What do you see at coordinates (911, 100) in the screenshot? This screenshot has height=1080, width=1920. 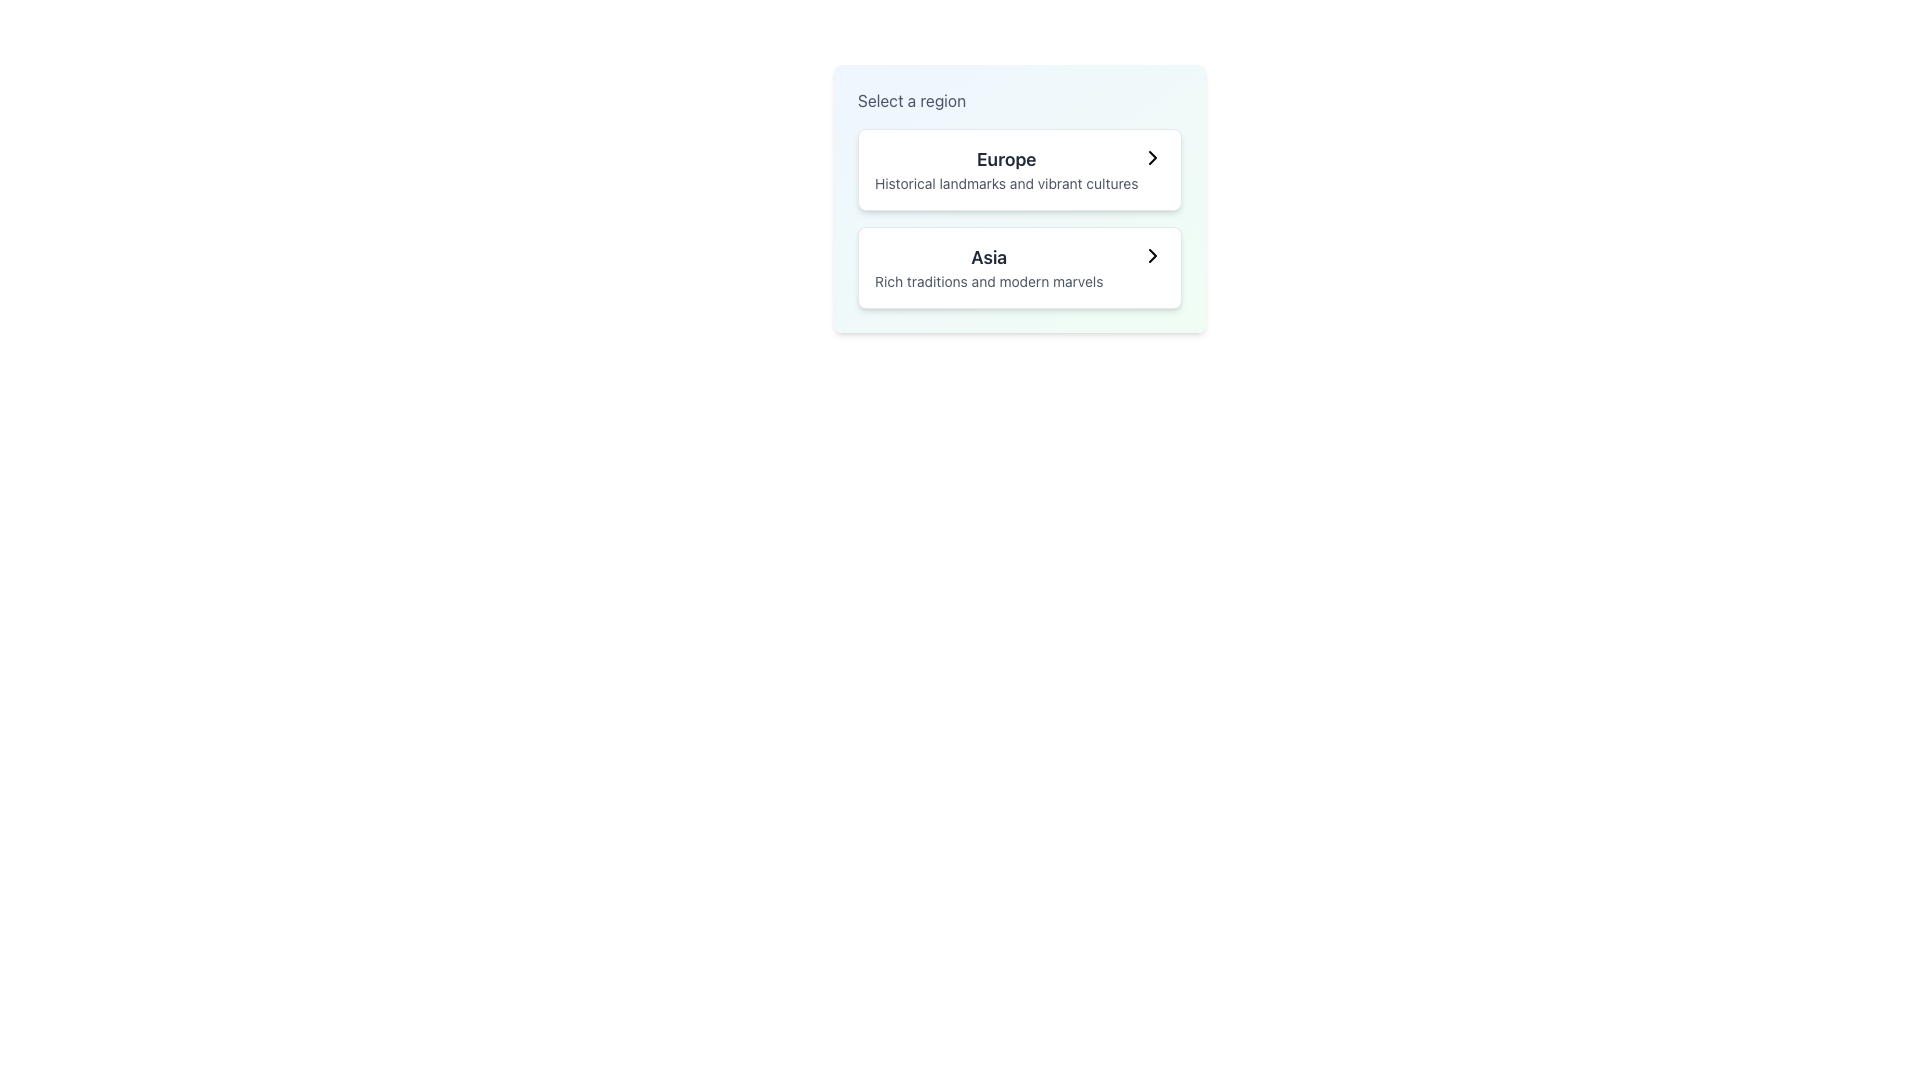 I see `the Text label that serves as a descriptive label for the region selection options located in the header area` at bounding box center [911, 100].